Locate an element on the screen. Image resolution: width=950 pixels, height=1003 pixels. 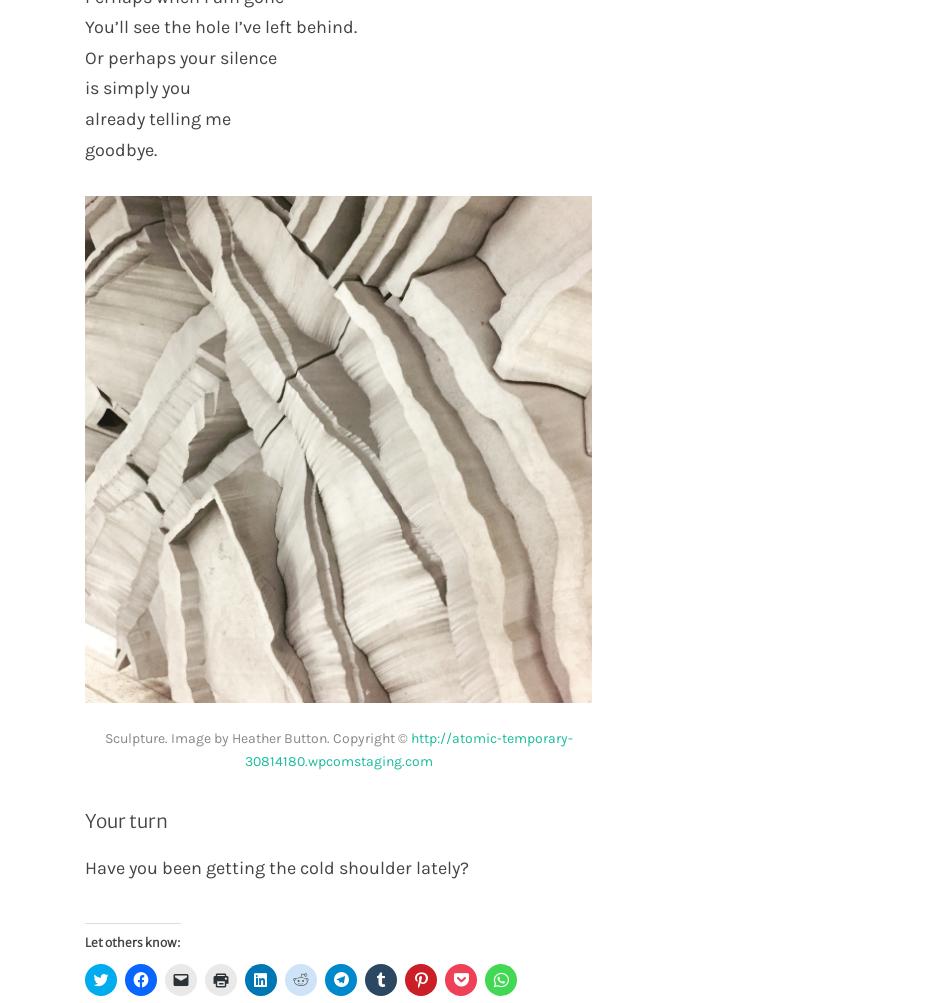
'Your turn' is located at coordinates (126, 819).